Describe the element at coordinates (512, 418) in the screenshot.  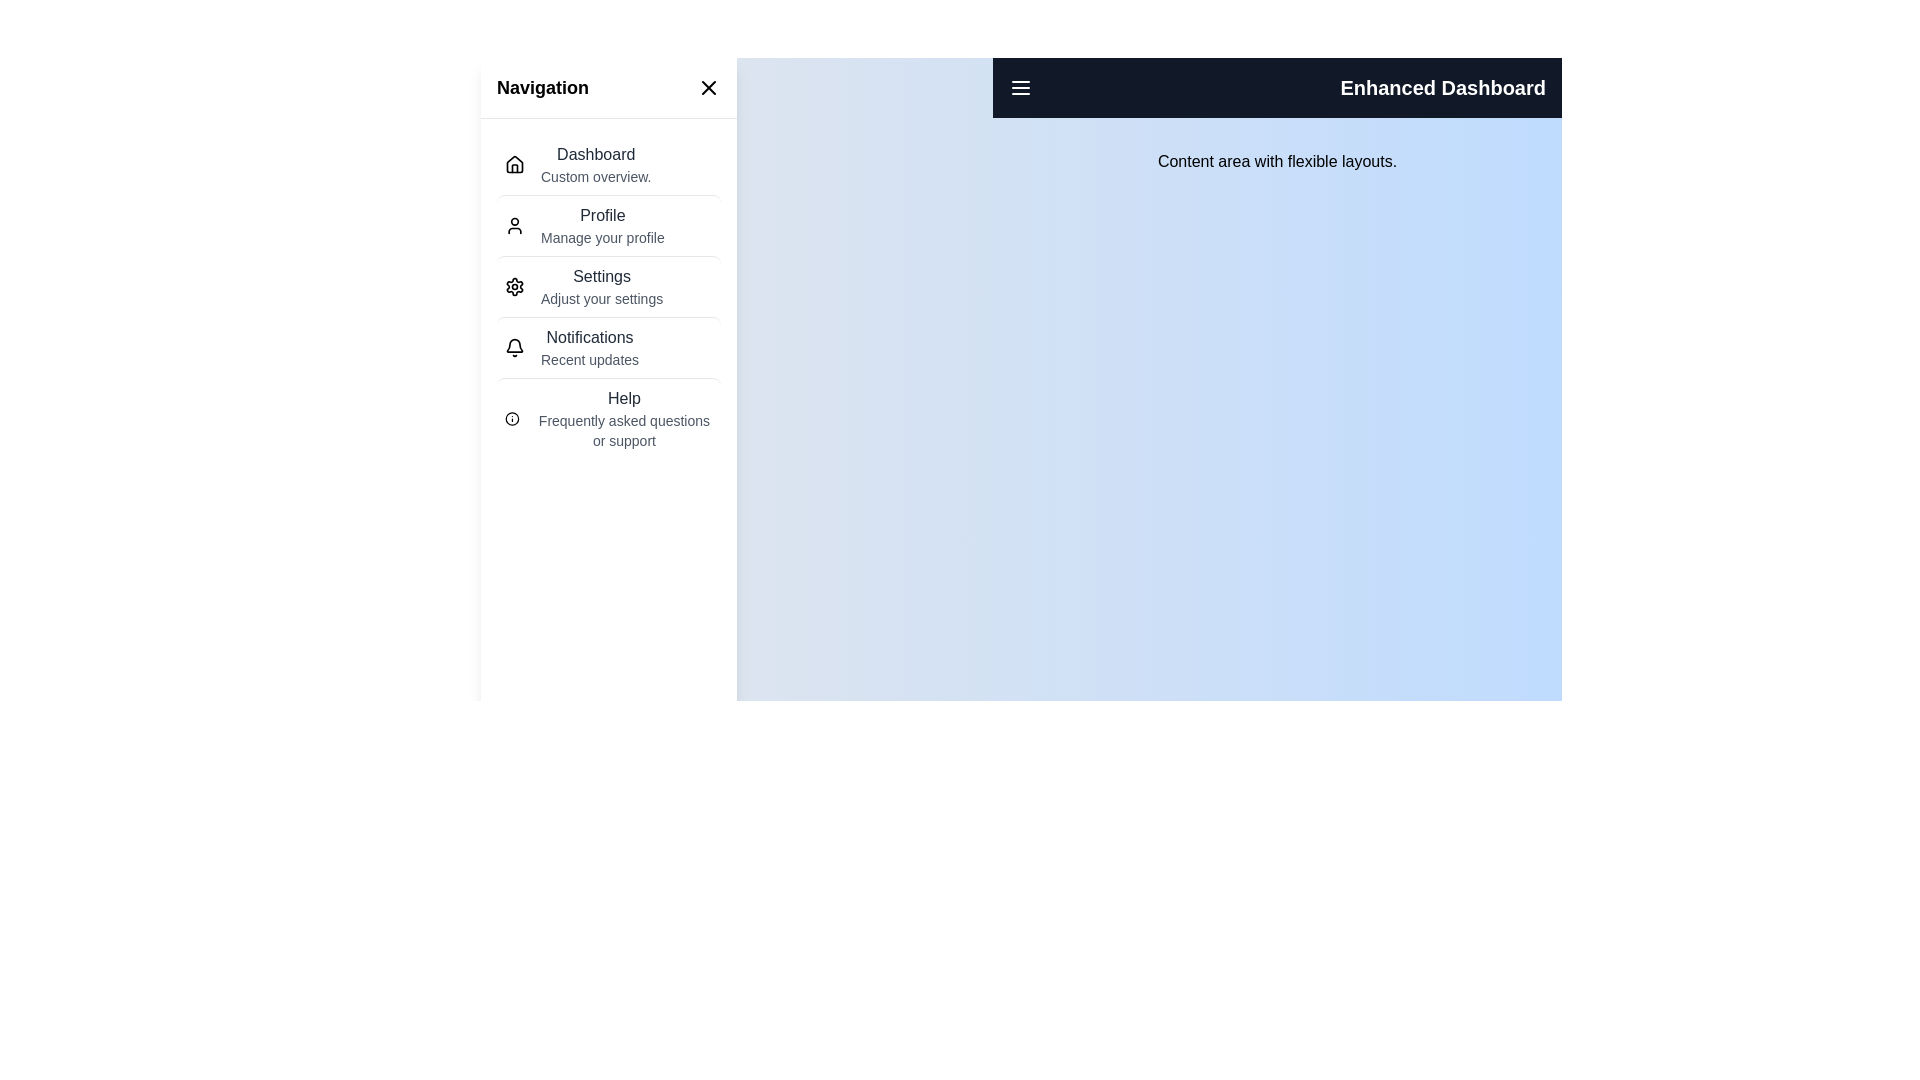
I see `the SVG Circle component that serves as the background for the 'info' icon, located near the center of the icon's bounding box` at that location.